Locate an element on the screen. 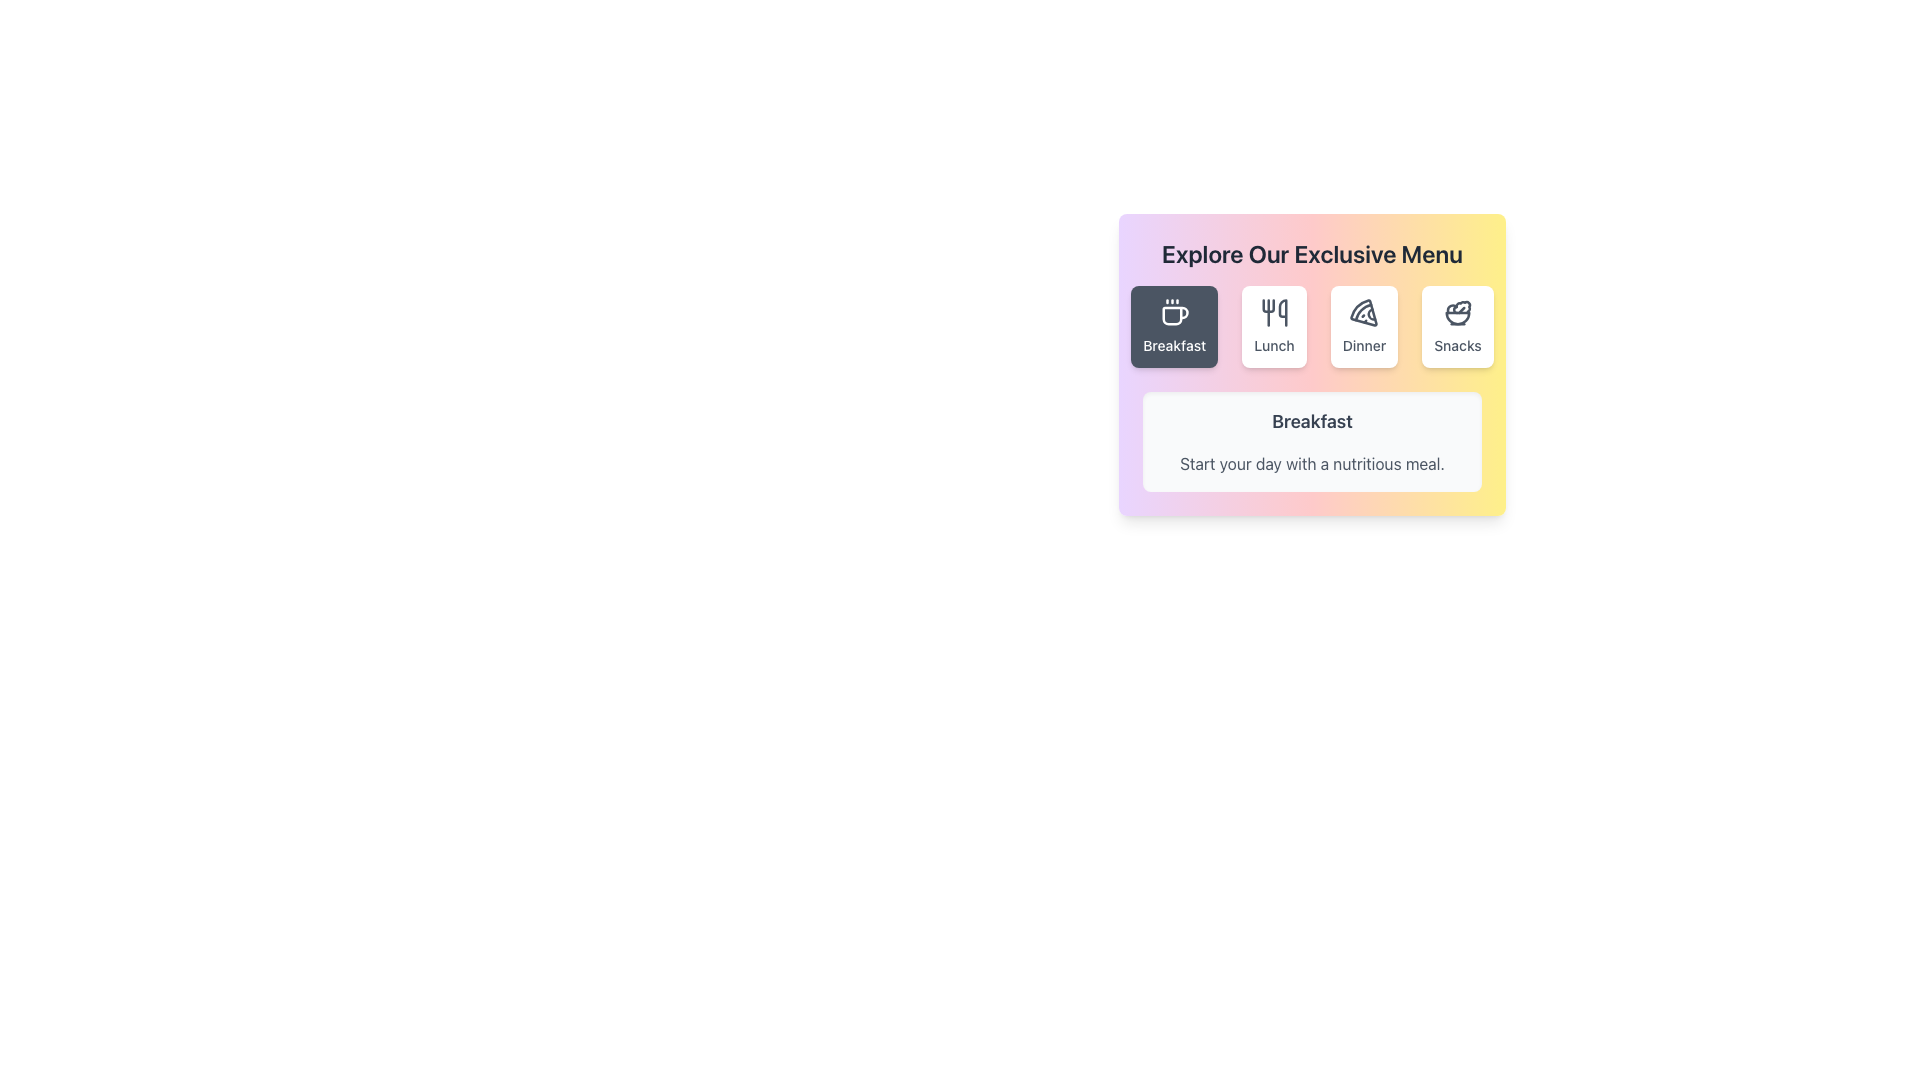  text of the heading label that emphasizes the content of the 'Breakfast' section, located centrally above the descriptive phrase is located at coordinates (1312, 420).